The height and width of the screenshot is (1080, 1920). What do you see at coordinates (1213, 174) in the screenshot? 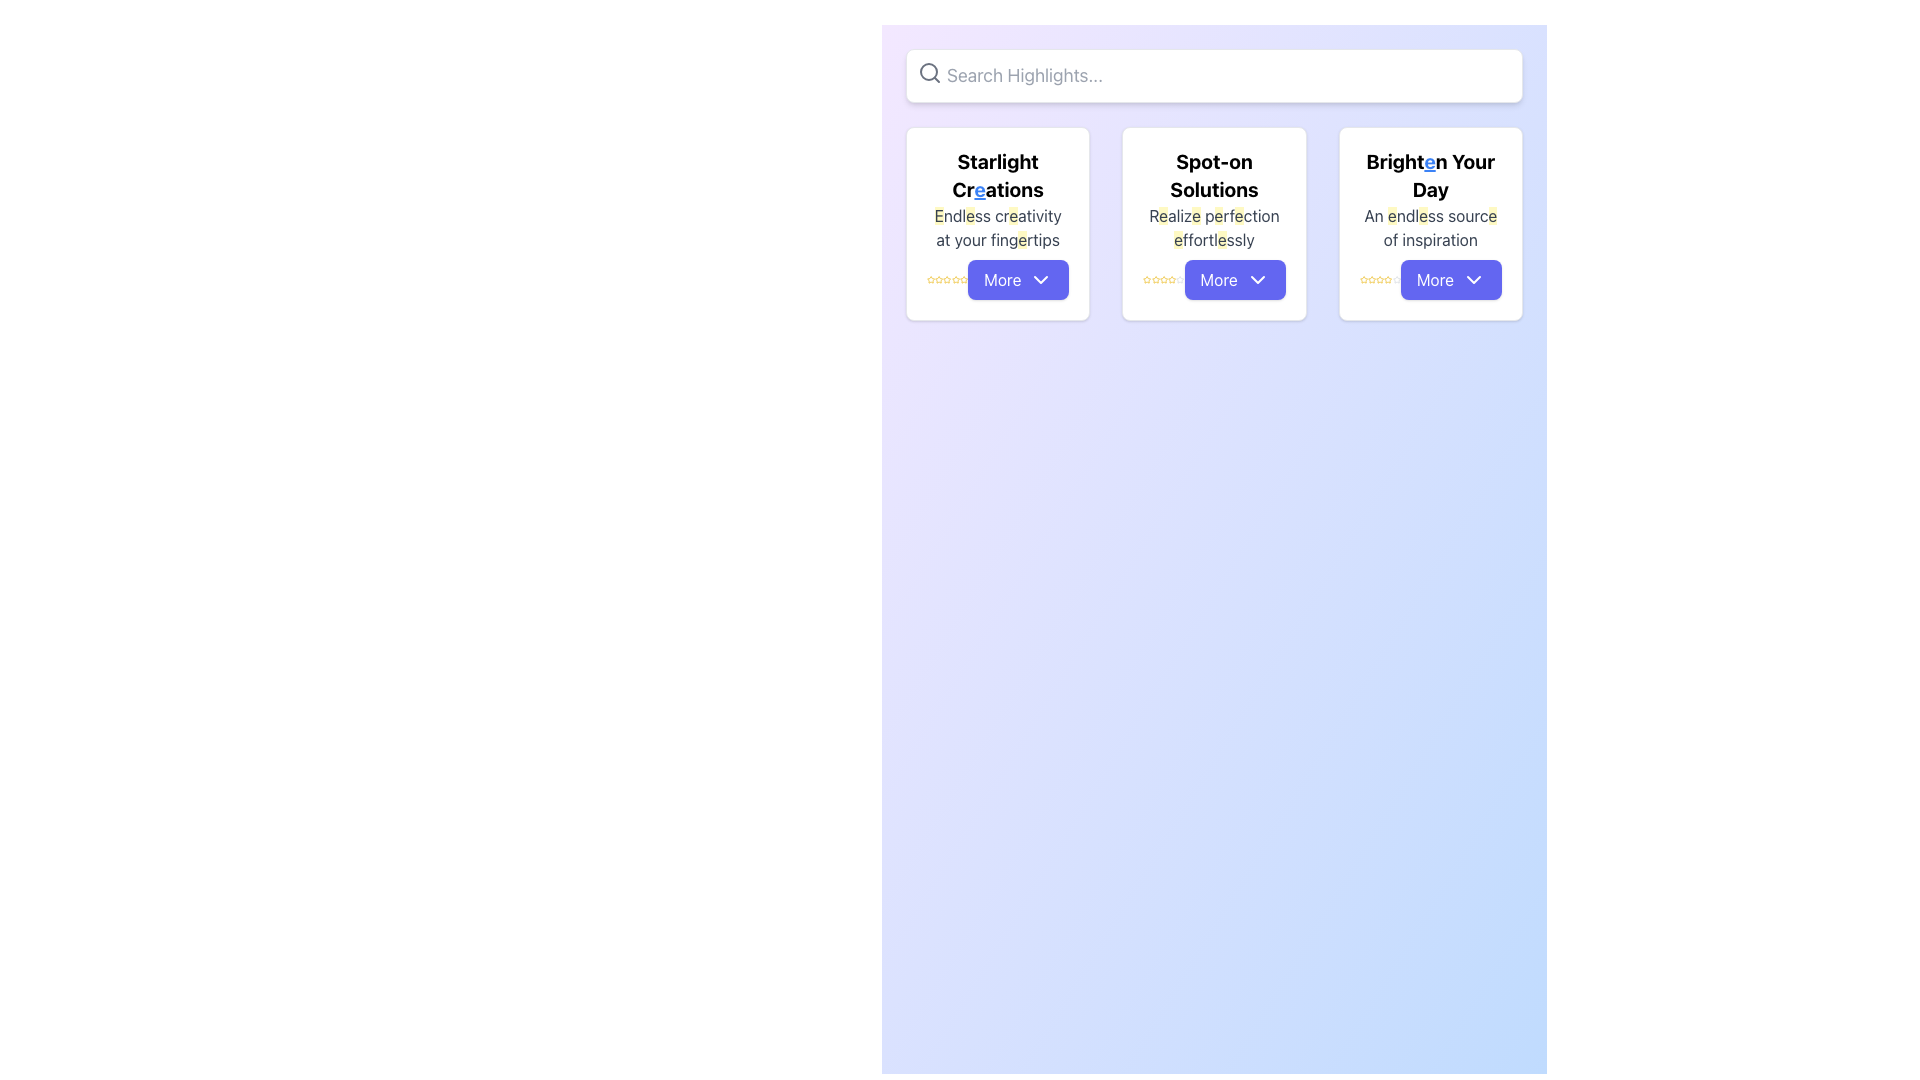
I see `title text element located in the second card of a three-column layout, positioned centrally above the text 'Realize perfection effortlessly'` at bounding box center [1213, 174].